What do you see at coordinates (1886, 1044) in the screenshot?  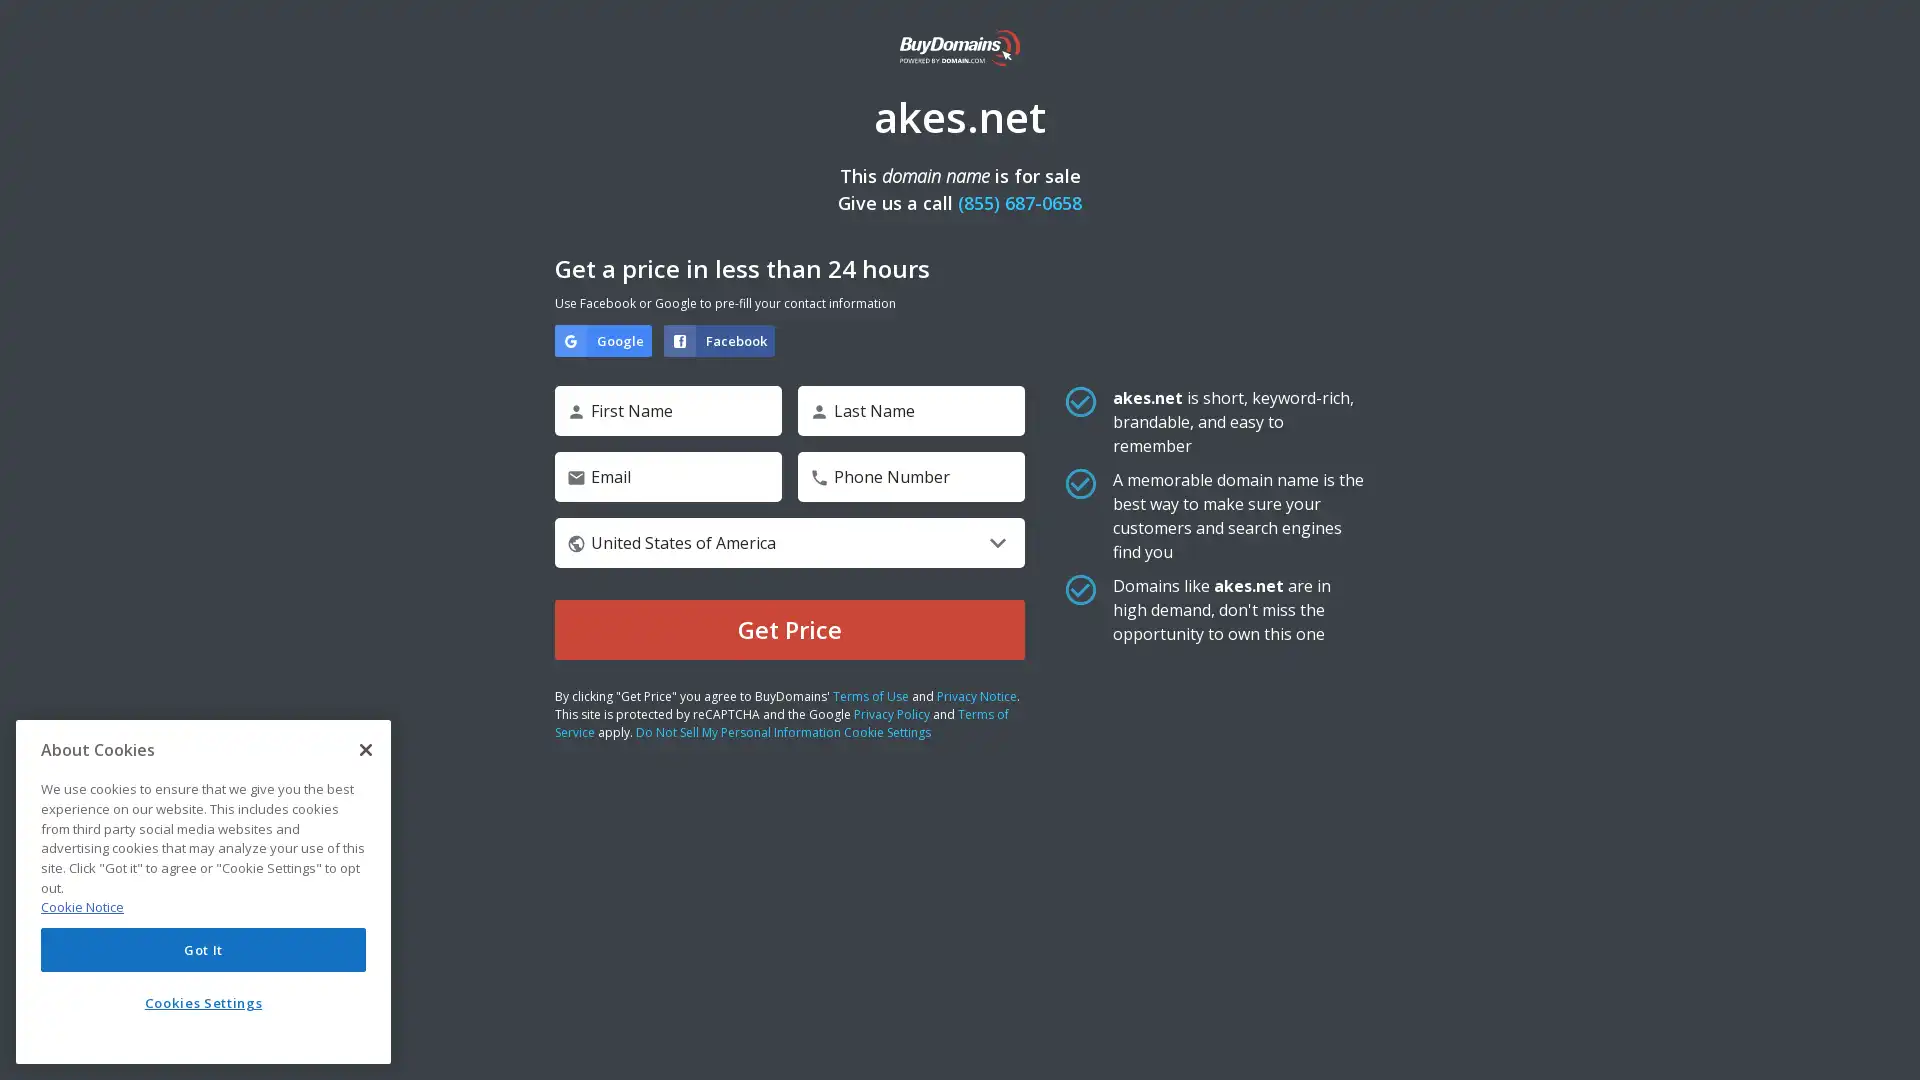 I see `Explore your accessibility options` at bounding box center [1886, 1044].